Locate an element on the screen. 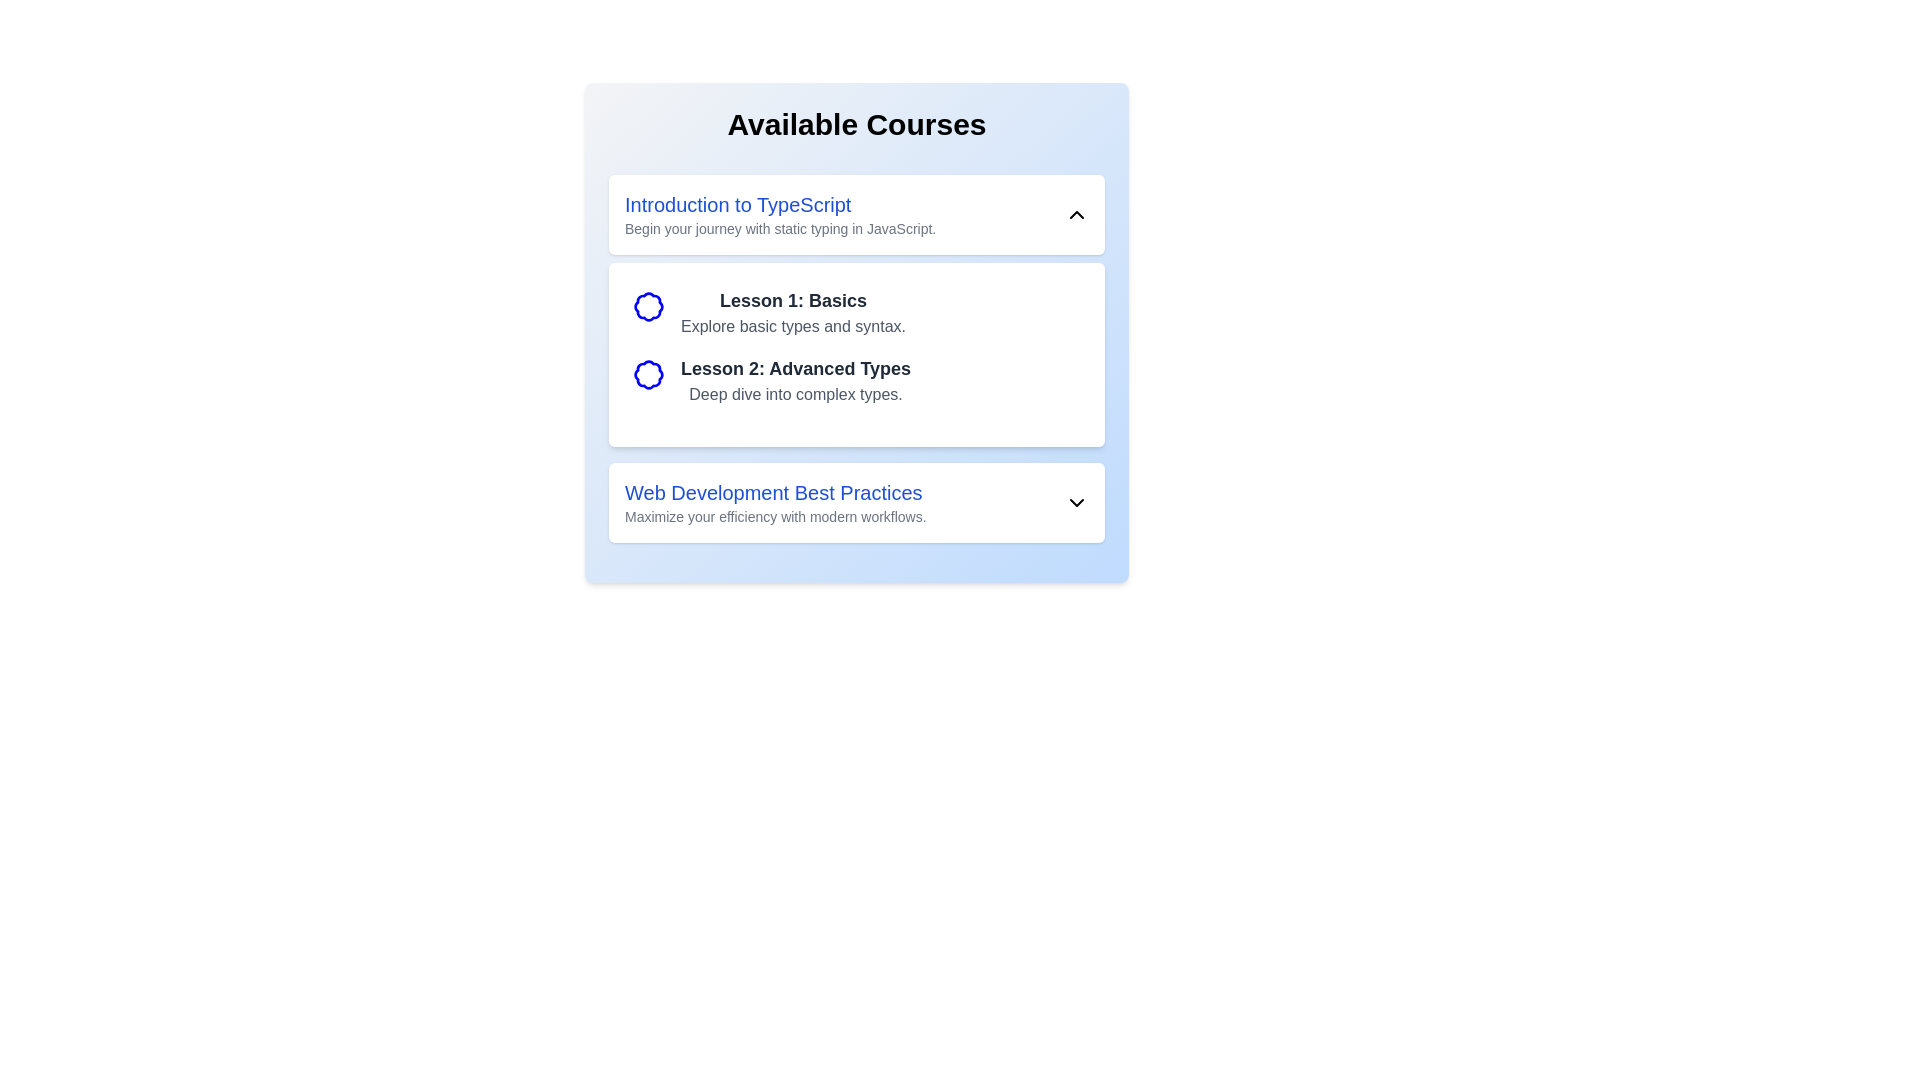 This screenshot has height=1080, width=1920. the Interactive card representing 'Lesson 1: Basics' for keyboard navigation is located at coordinates (857, 312).